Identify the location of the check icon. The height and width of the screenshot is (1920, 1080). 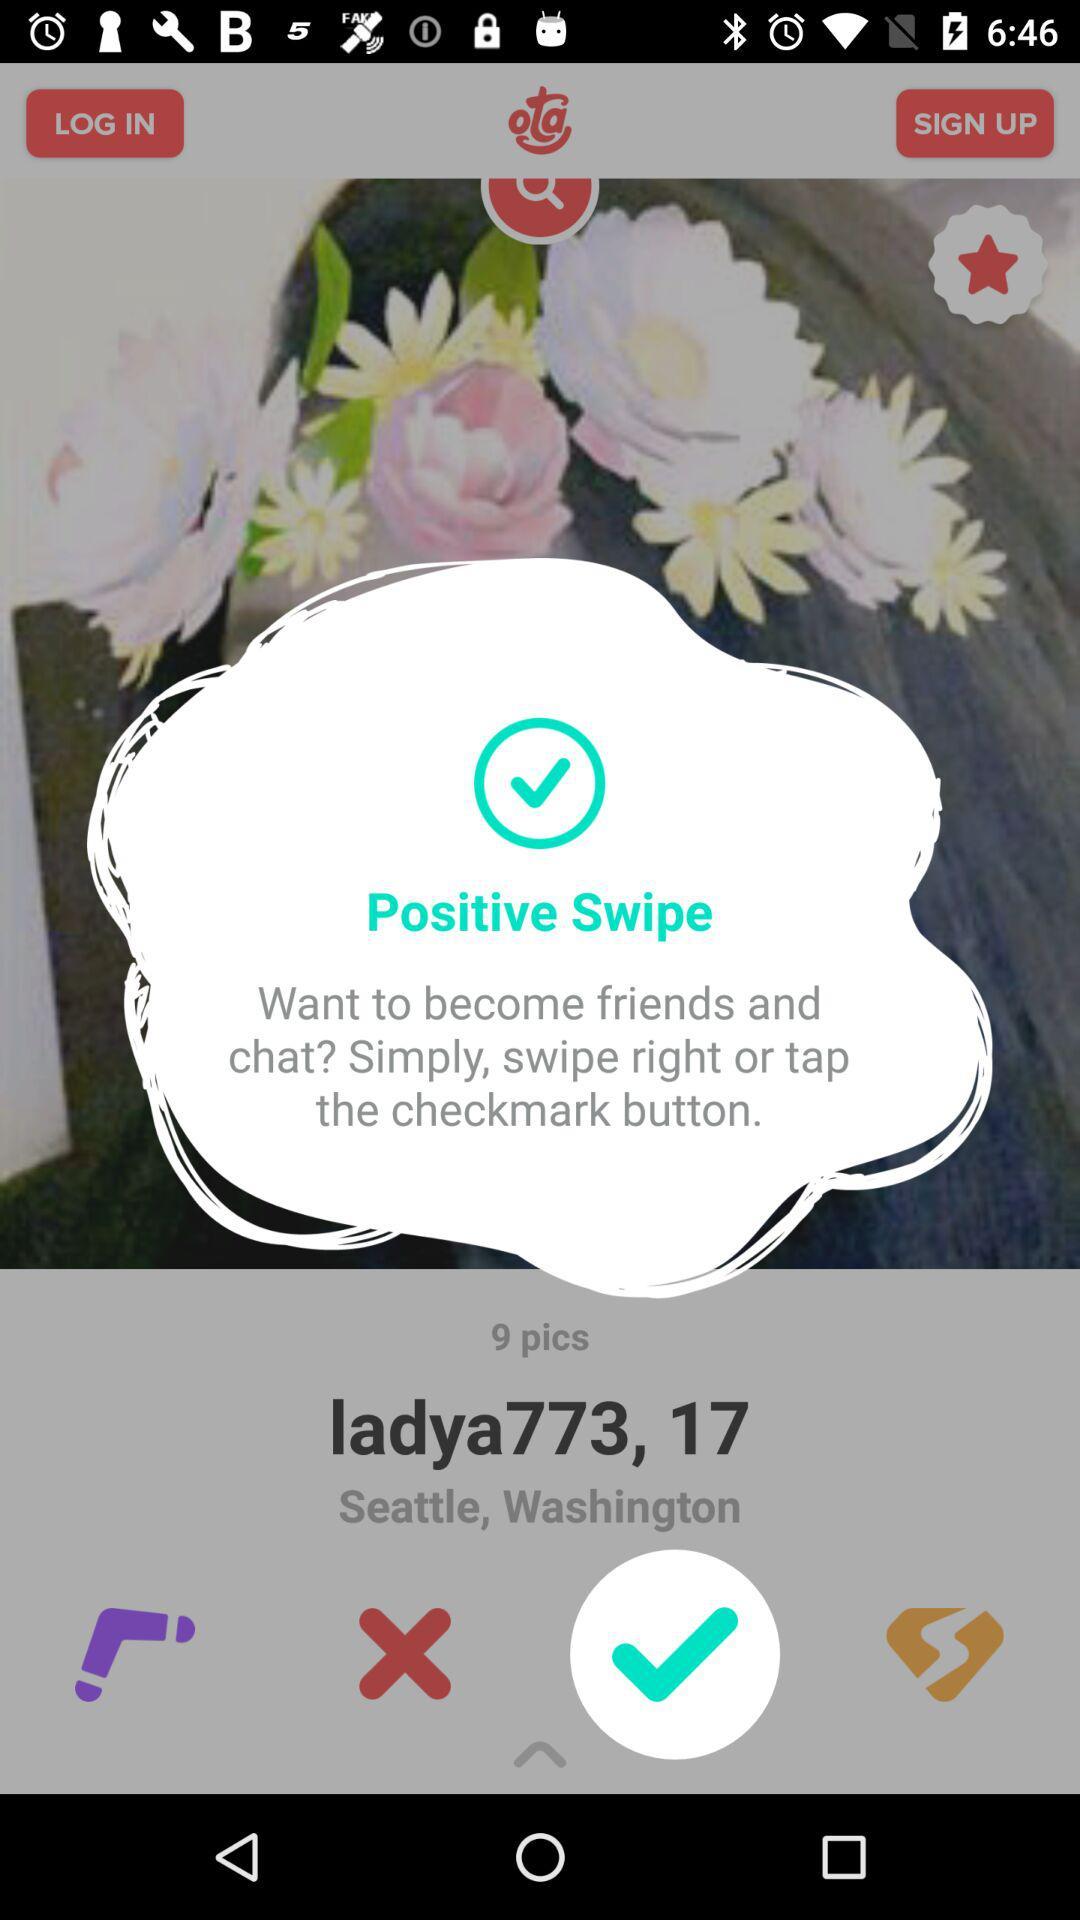
(675, 1654).